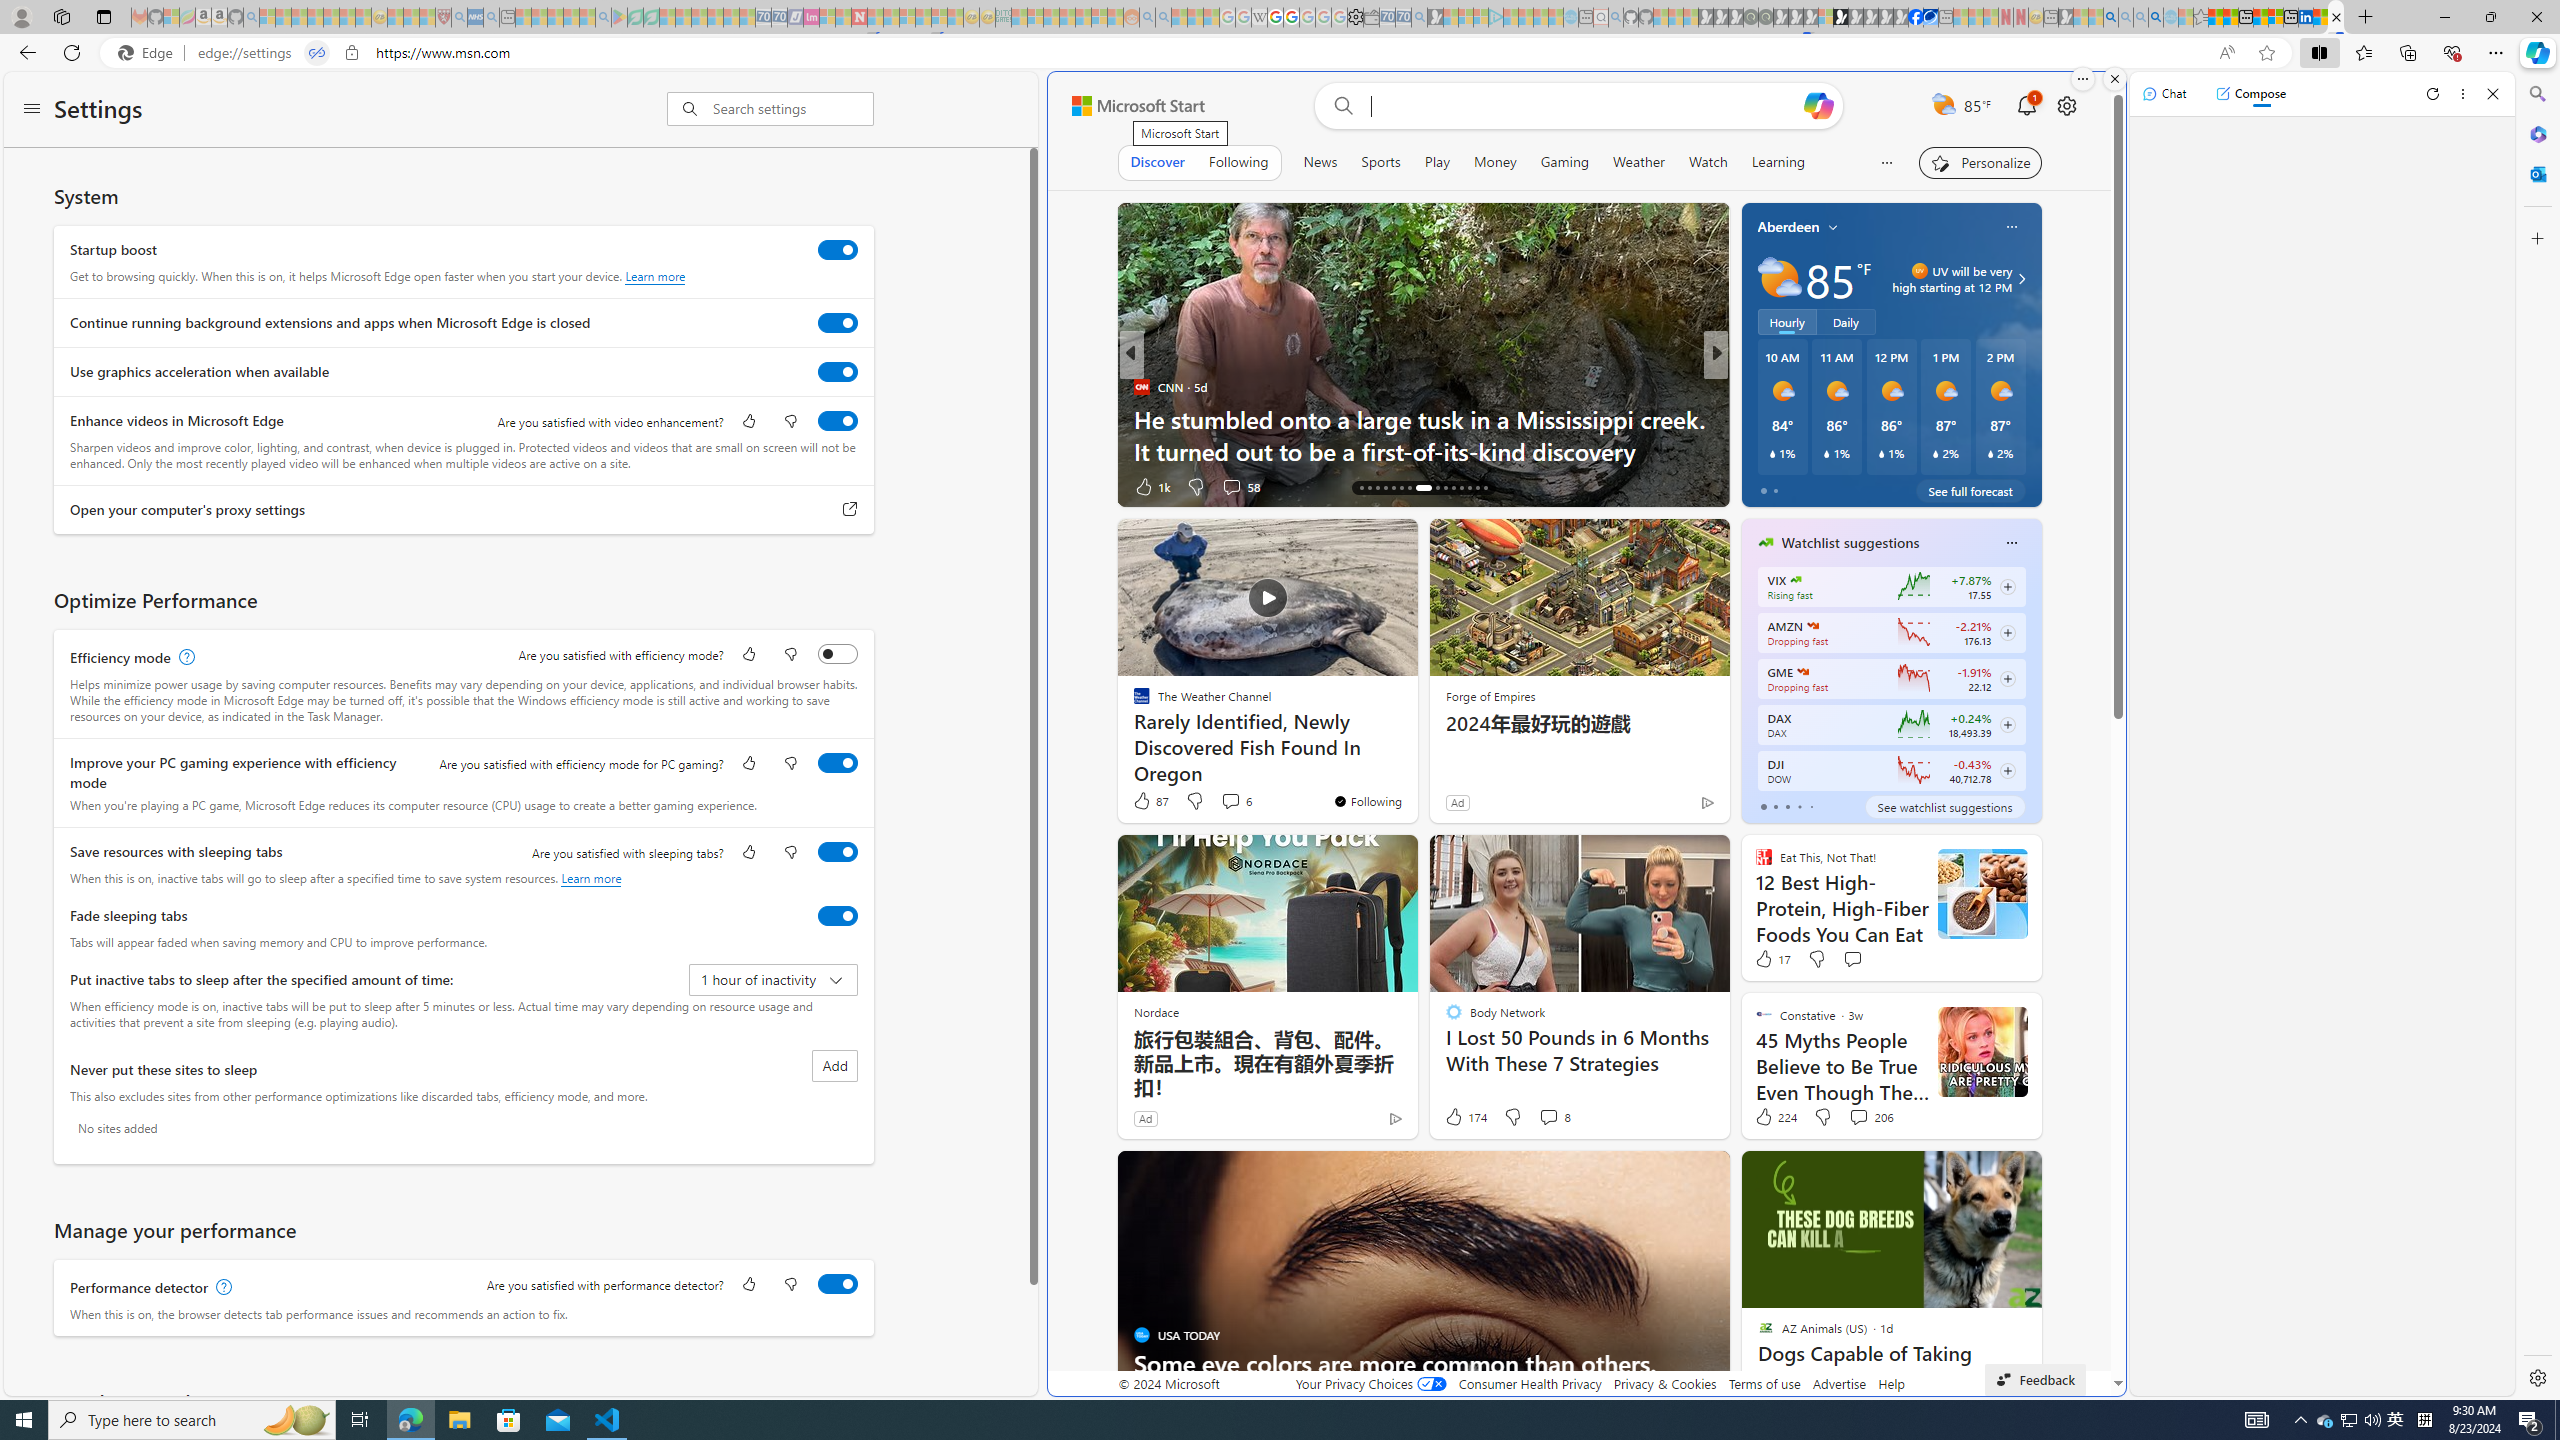 The image size is (2560, 1440). I want to click on 'Nordace | Facebook', so click(1915, 16).